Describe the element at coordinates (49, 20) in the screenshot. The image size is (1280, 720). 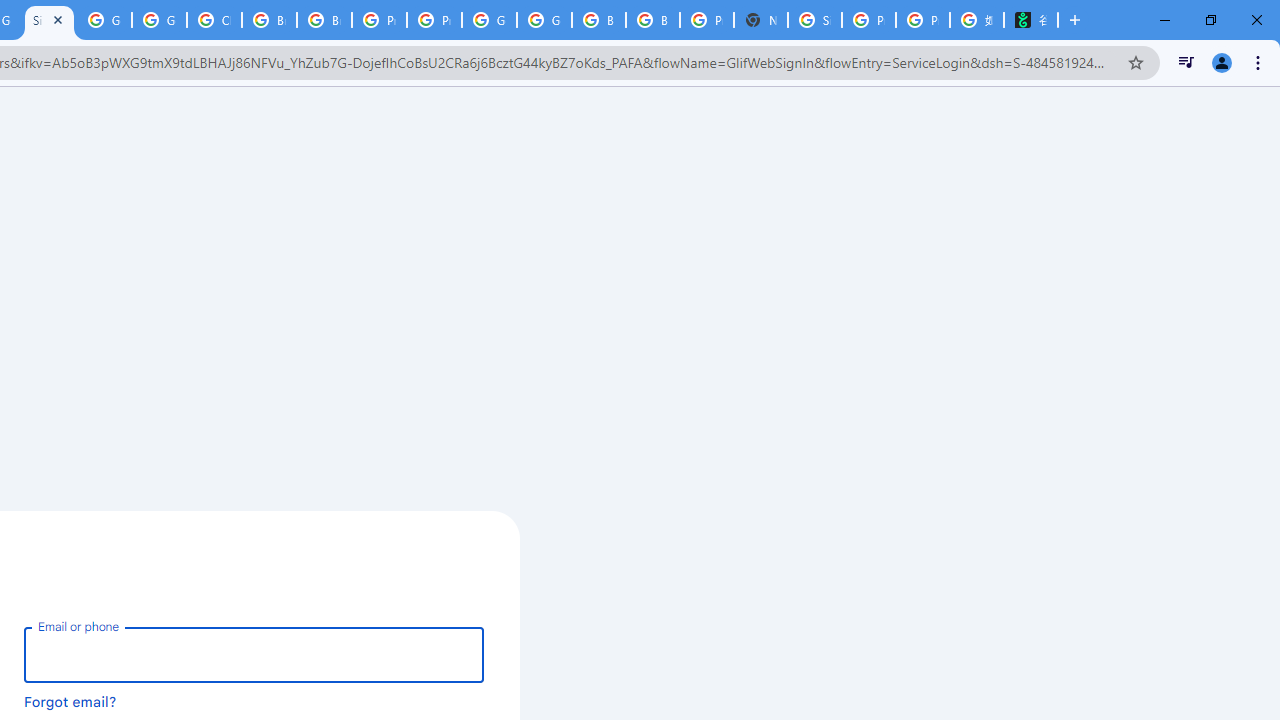
I see `'Sign in - Google Accounts'` at that location.